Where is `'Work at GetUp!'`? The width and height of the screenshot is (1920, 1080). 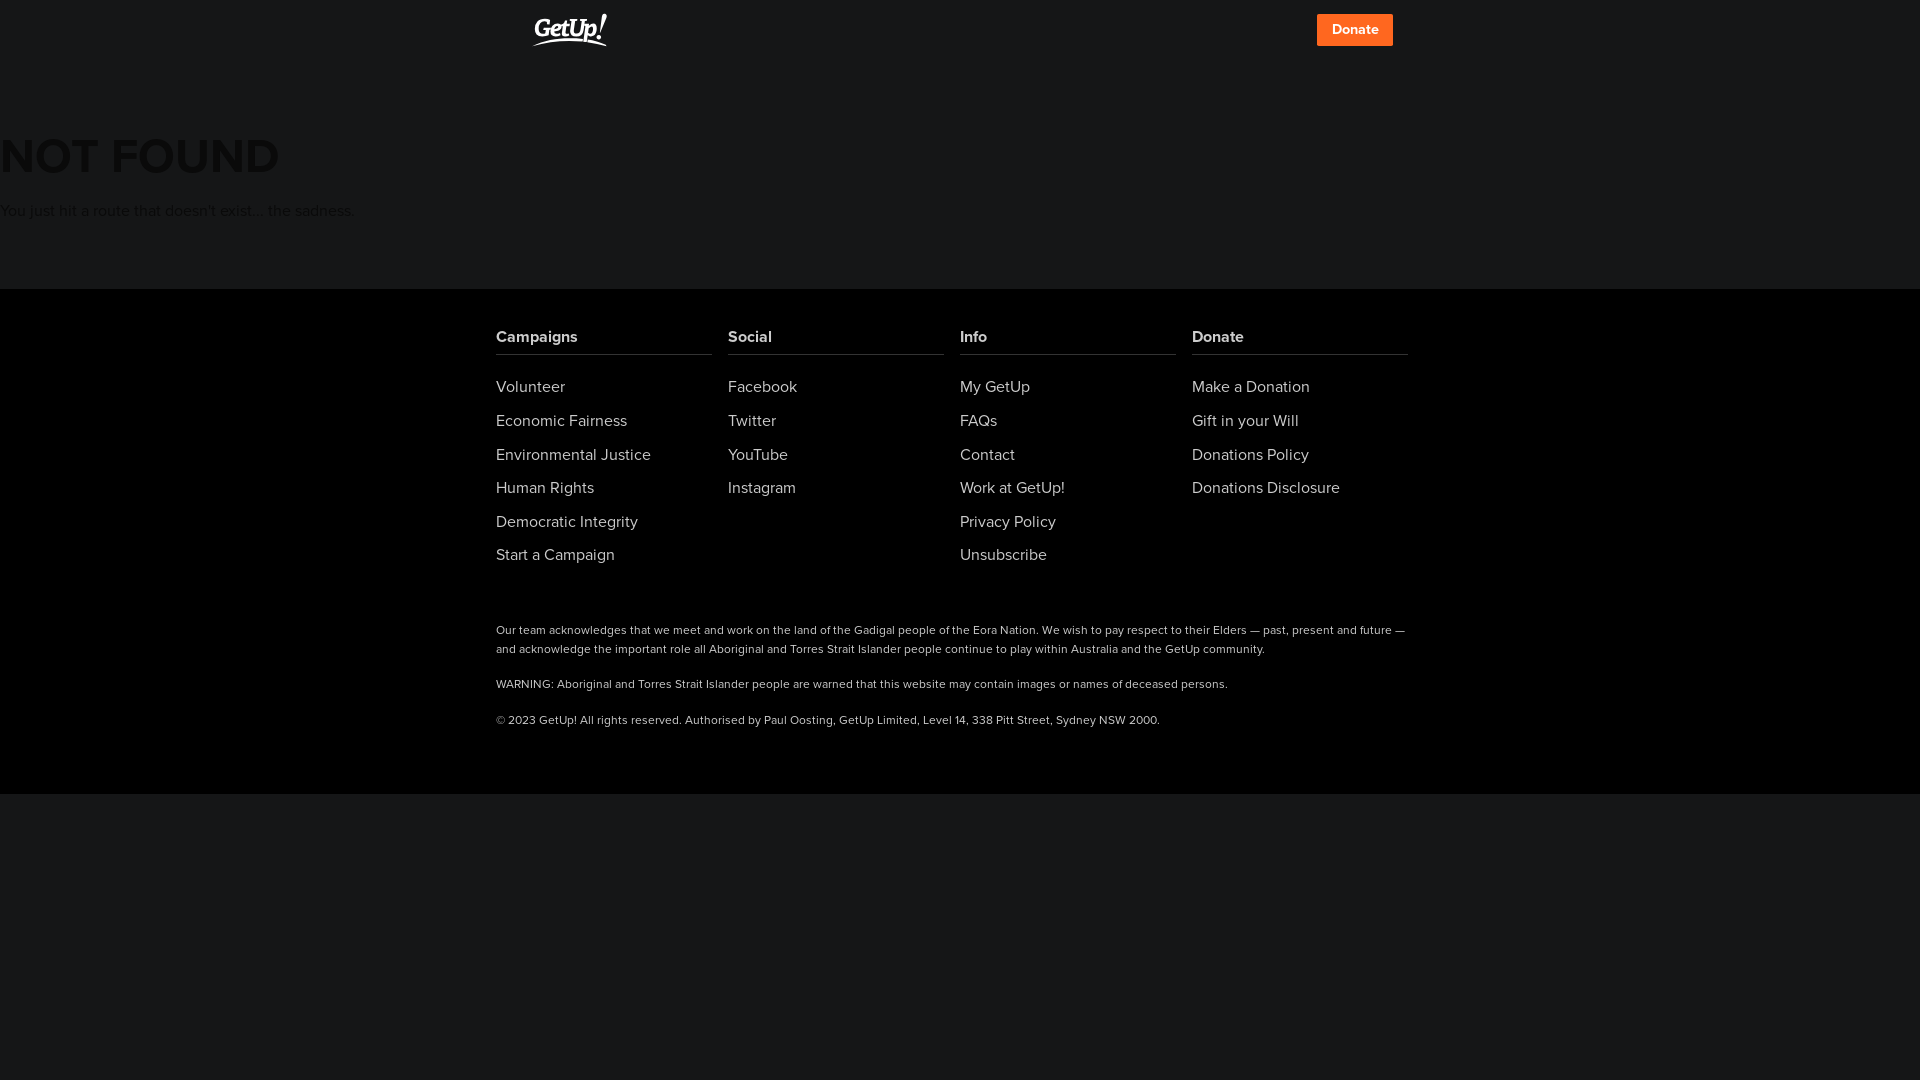 'Work at GetUp!' is located at coordinates (1012, 488).